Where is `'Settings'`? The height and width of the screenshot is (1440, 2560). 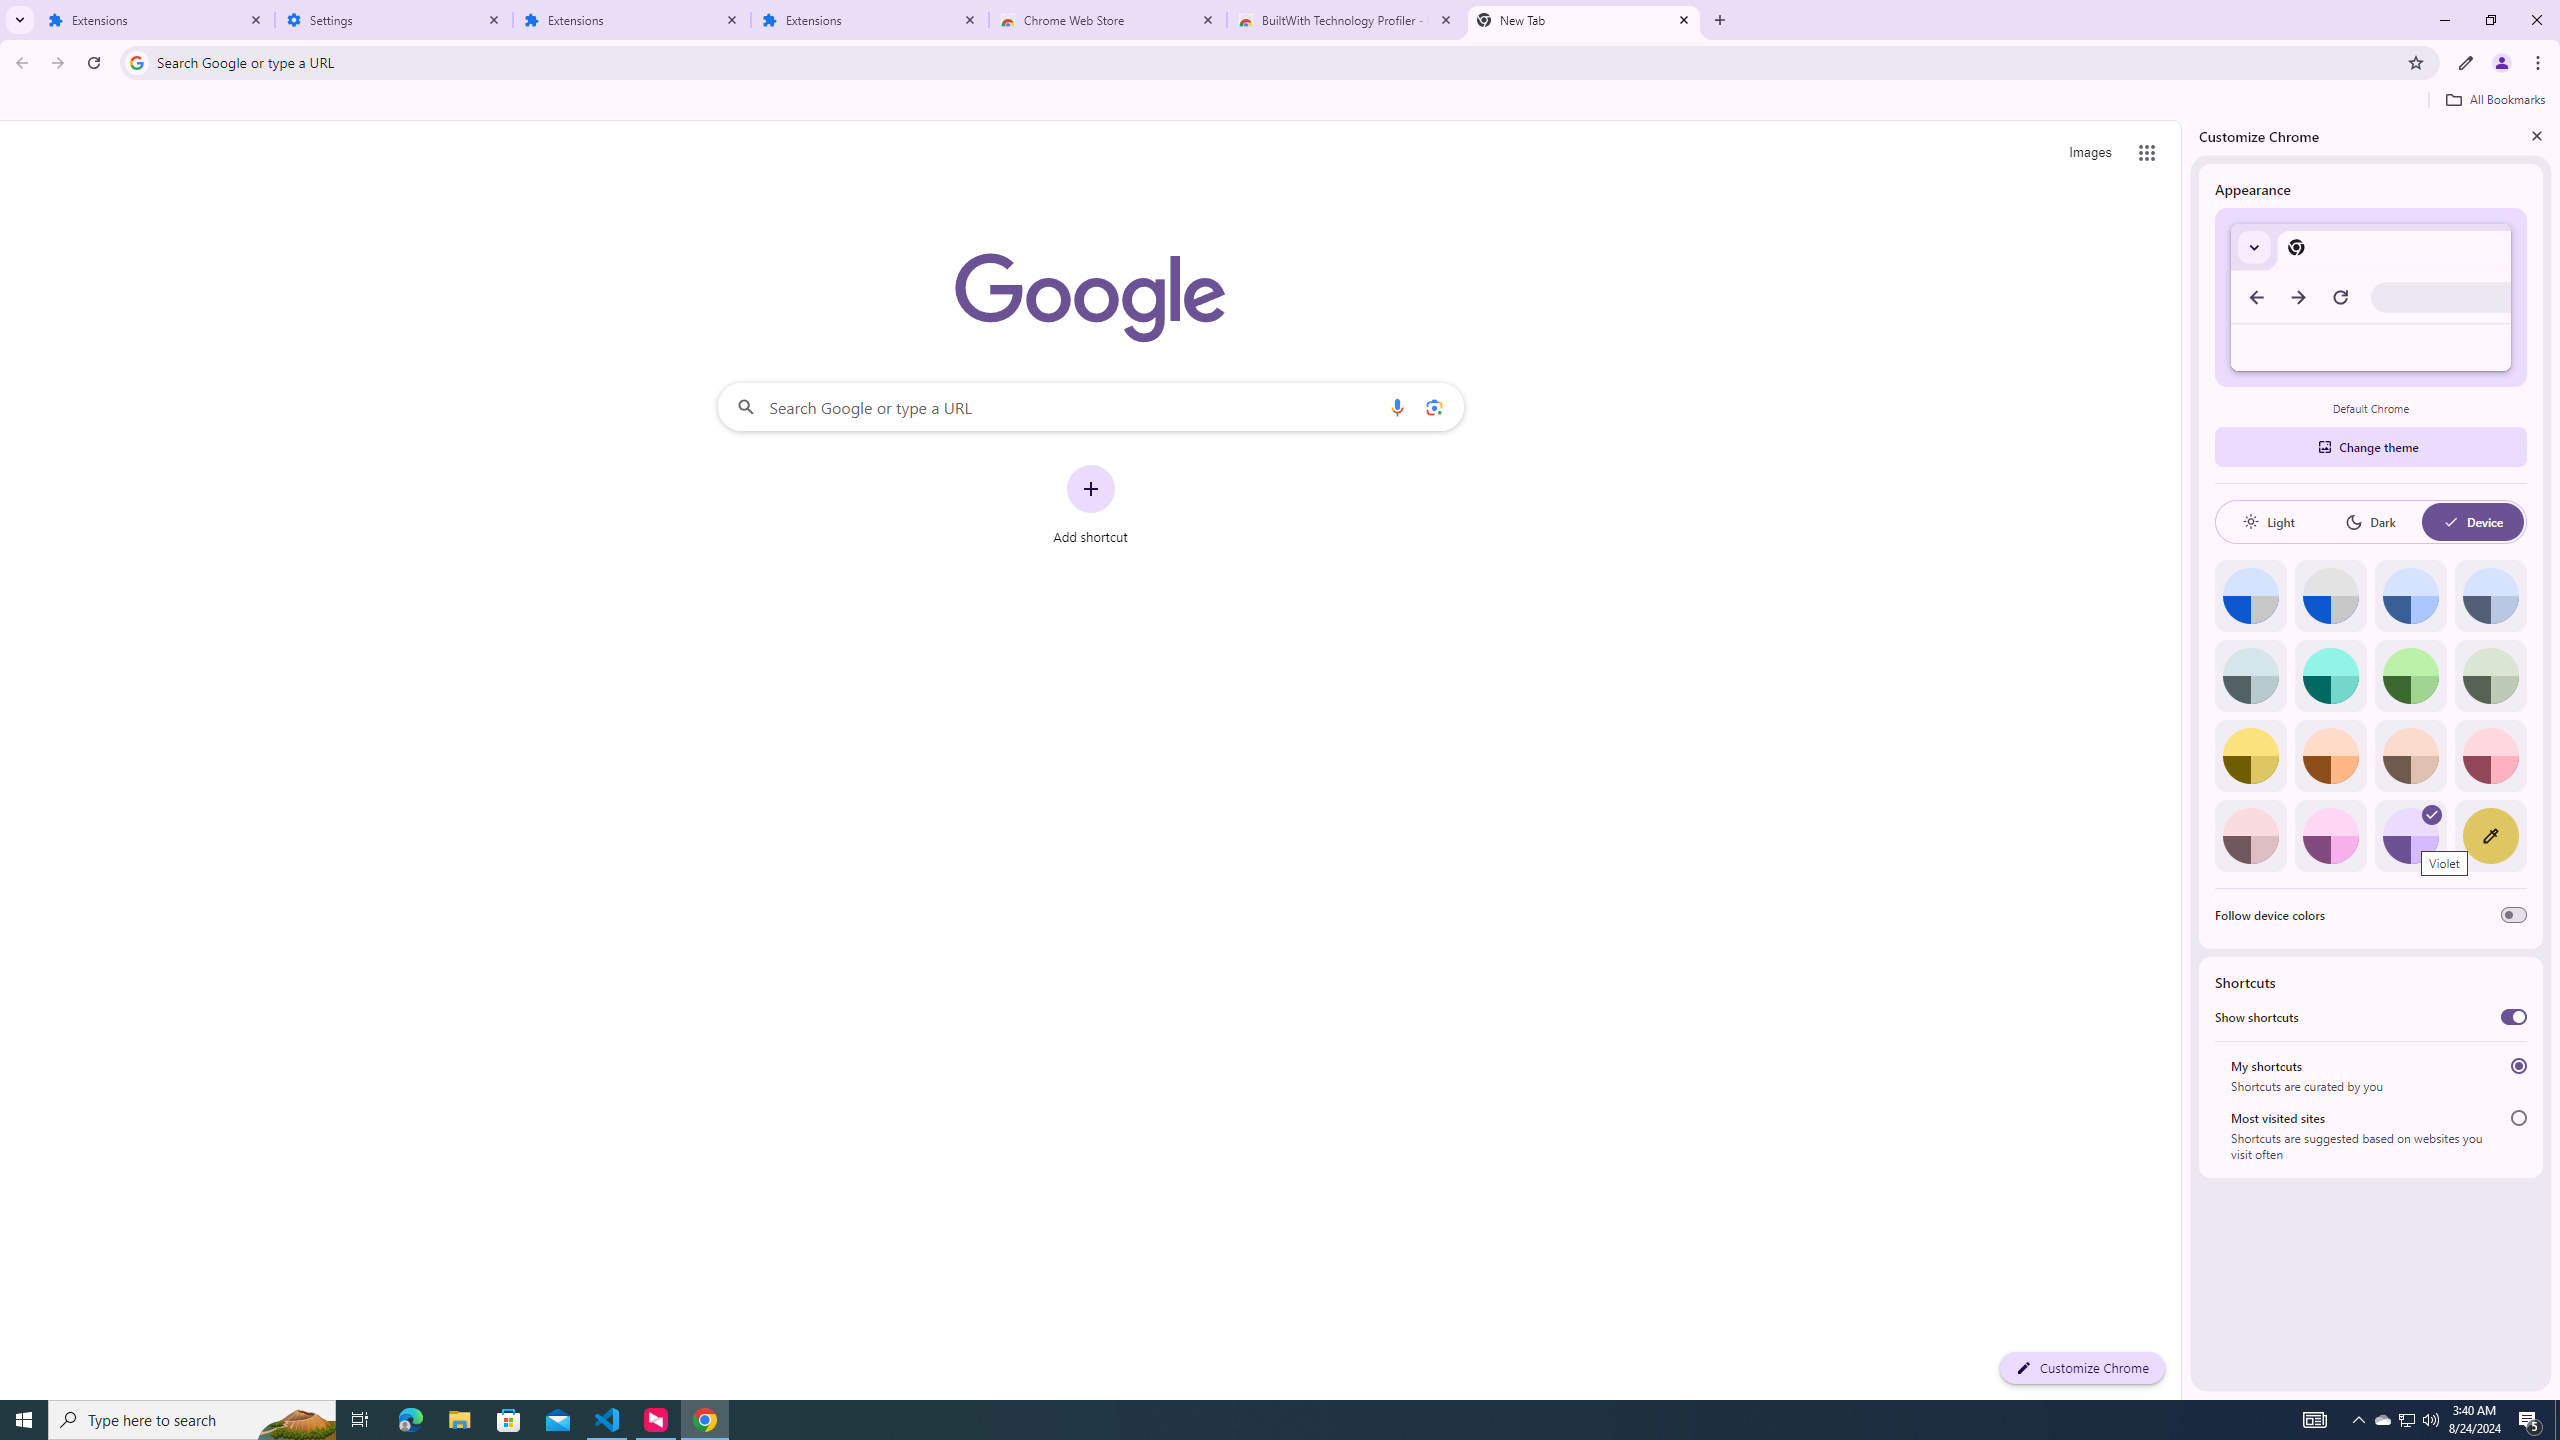
'Settings' is located at coordinates (394, 19).